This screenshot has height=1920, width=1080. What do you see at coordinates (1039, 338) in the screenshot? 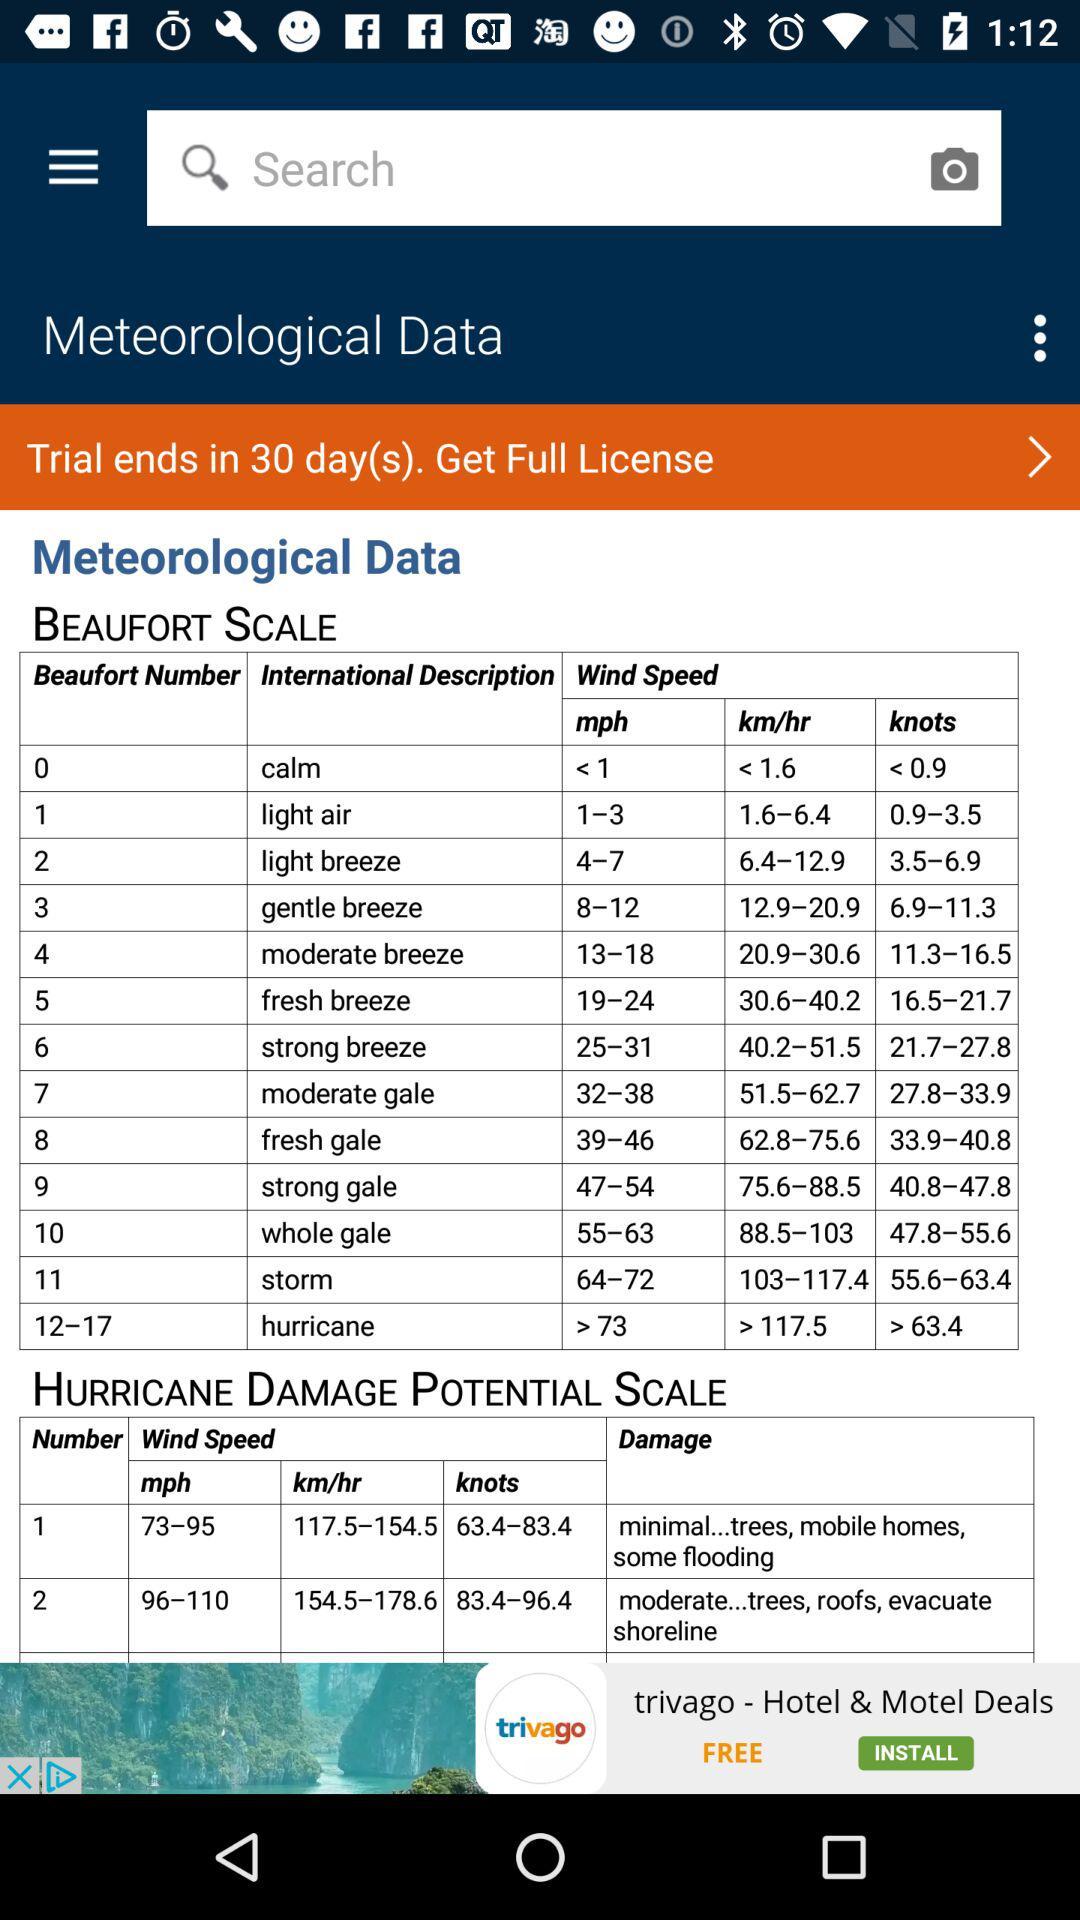
I see `menu` at bounding box center [1039, 338].